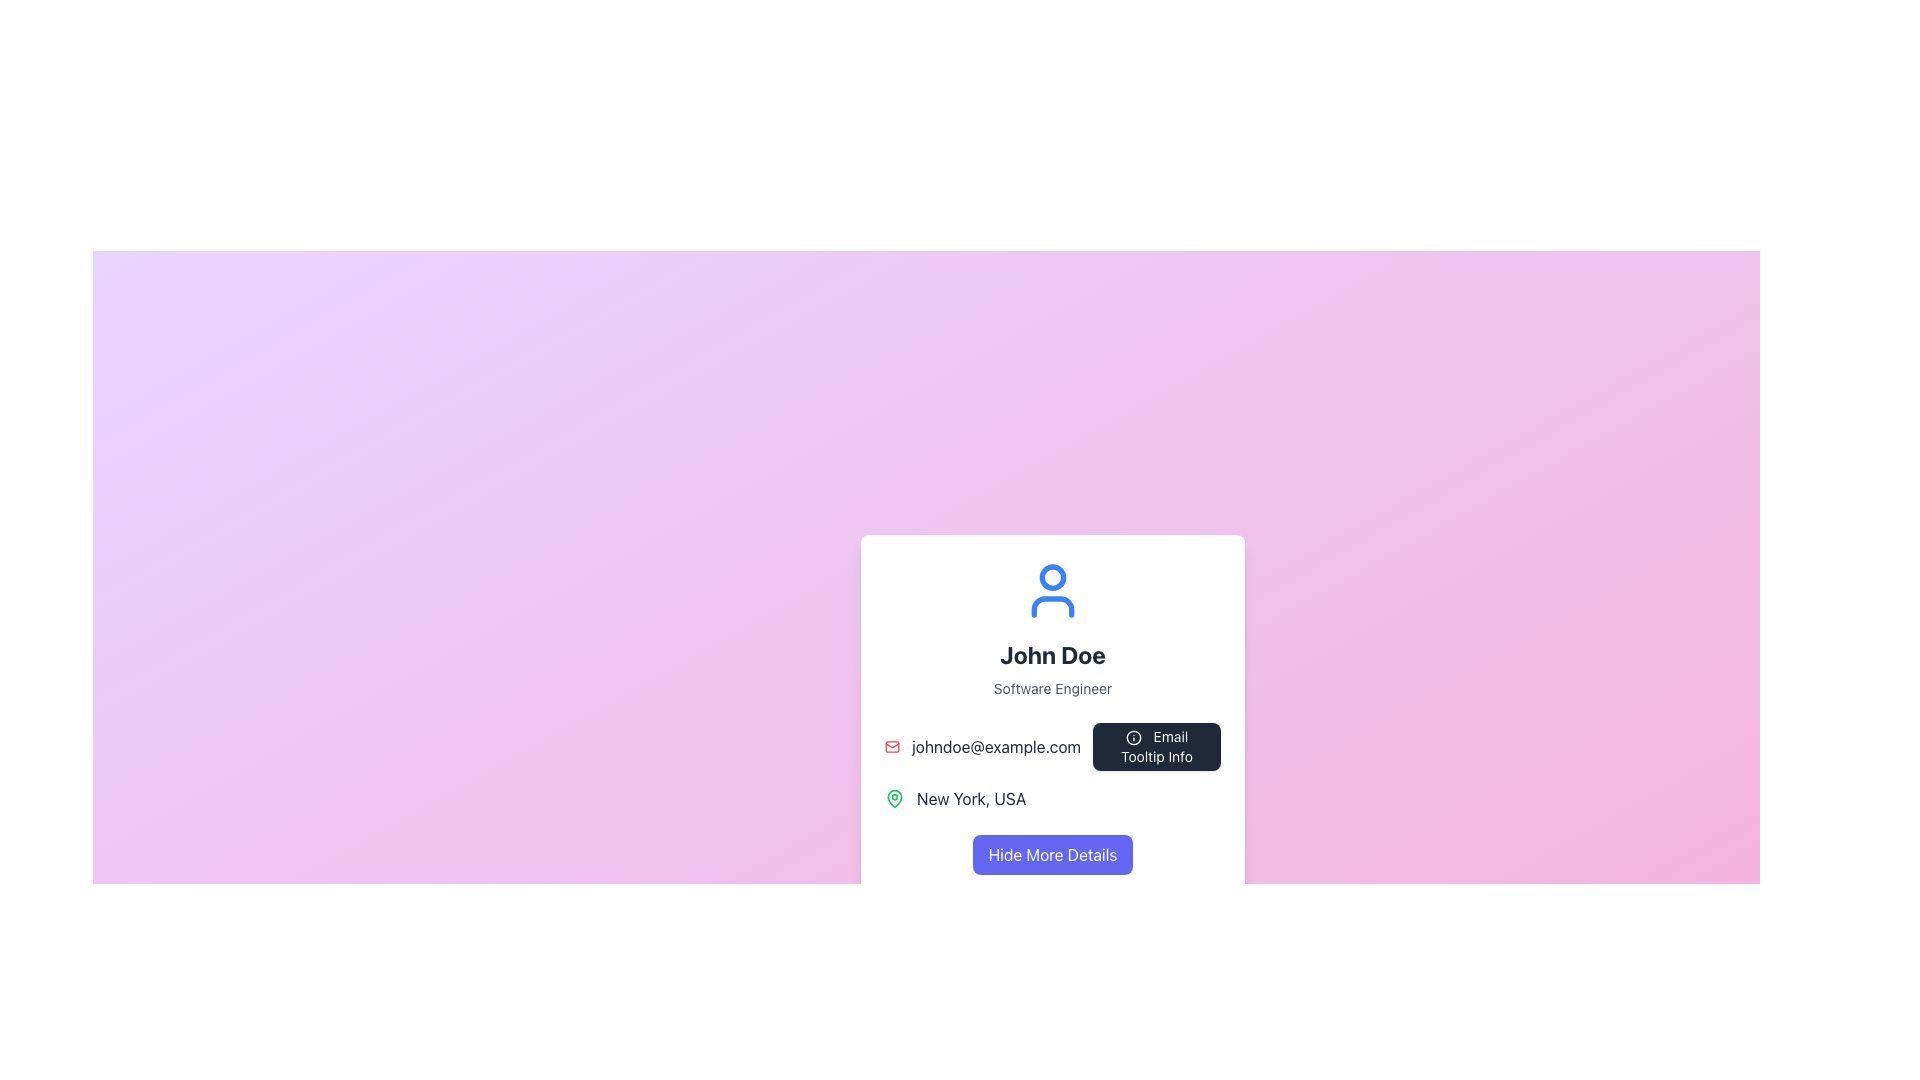  I want to click on the green pin-shaped icon representing a location marker, located adjacent to the textual address 'New York, USA', so click(893, 797).